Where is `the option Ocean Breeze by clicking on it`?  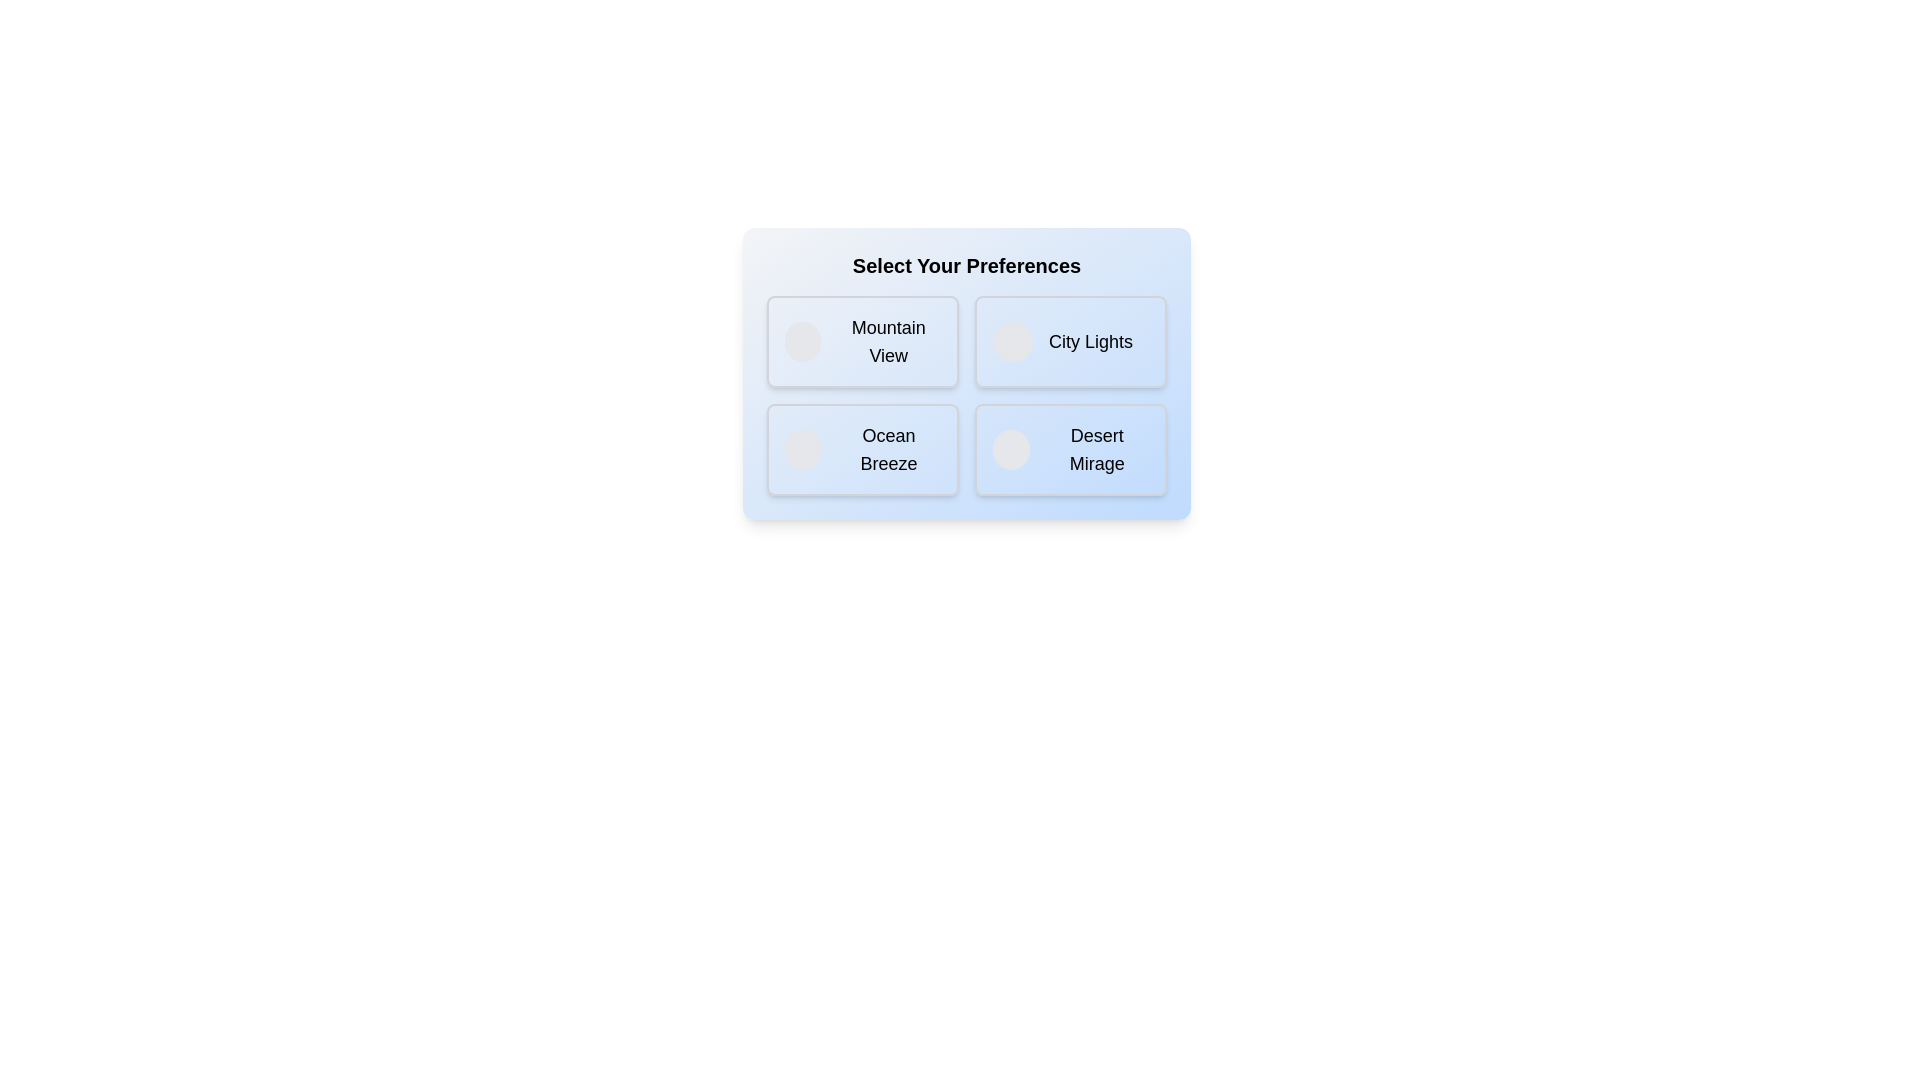 the option Ocean Breeze by clicking on it is located at coordinates (863, 450).